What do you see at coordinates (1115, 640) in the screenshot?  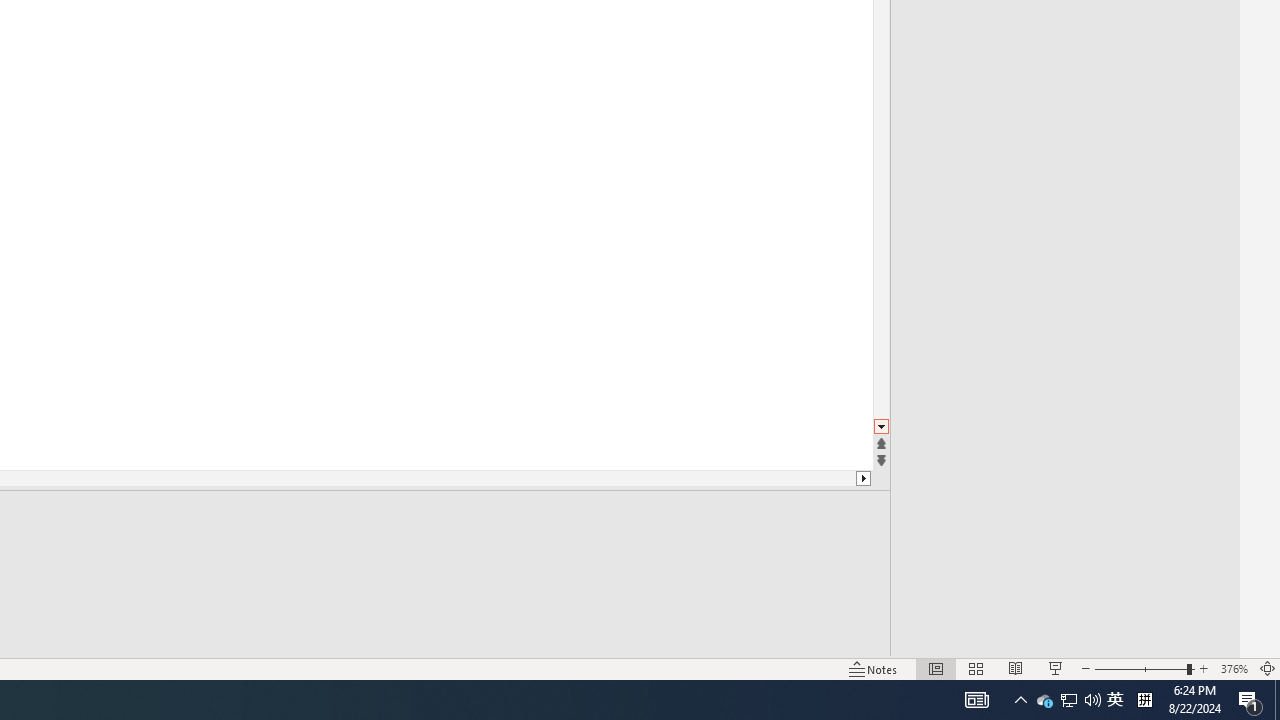 I see `'Text Size'` at bounding box center [1115, 640].